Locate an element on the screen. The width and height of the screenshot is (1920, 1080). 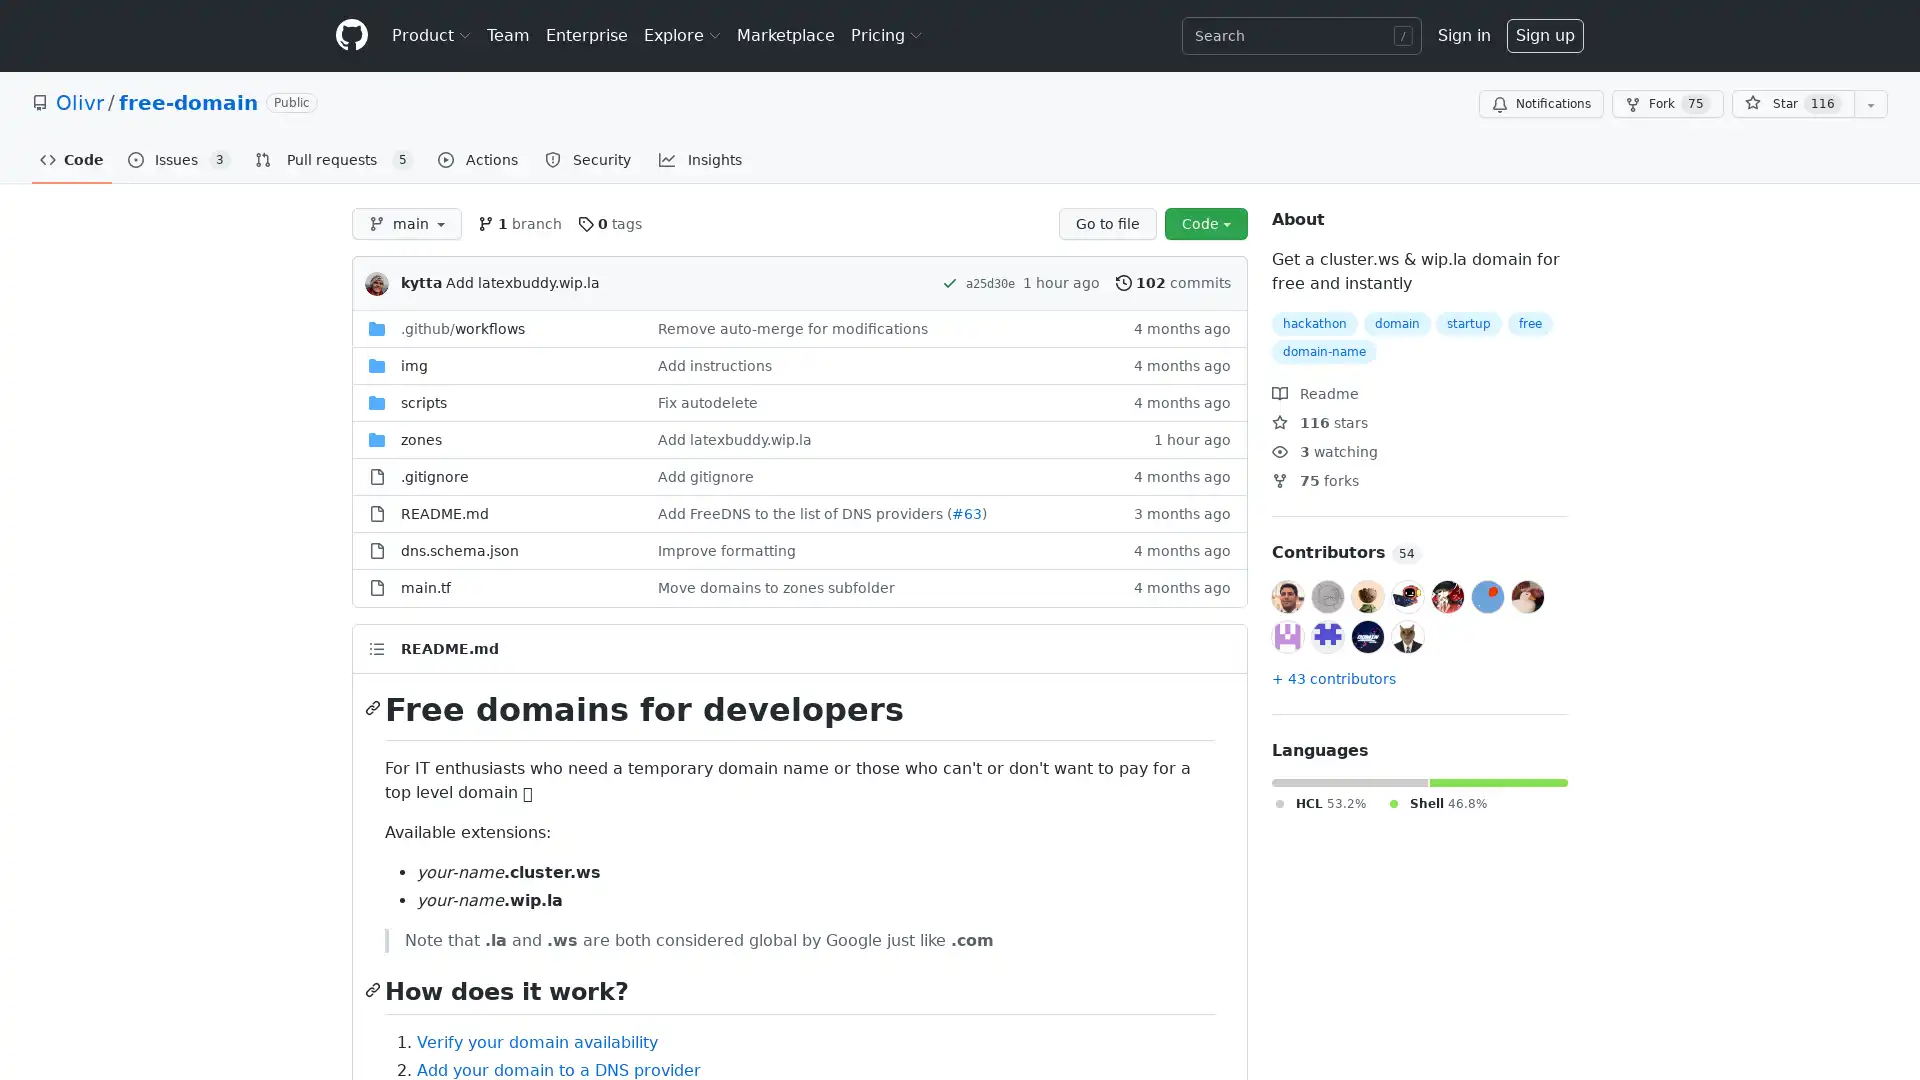
You must be signed in to add this repository to a list is located at coordinates (1870, 104).